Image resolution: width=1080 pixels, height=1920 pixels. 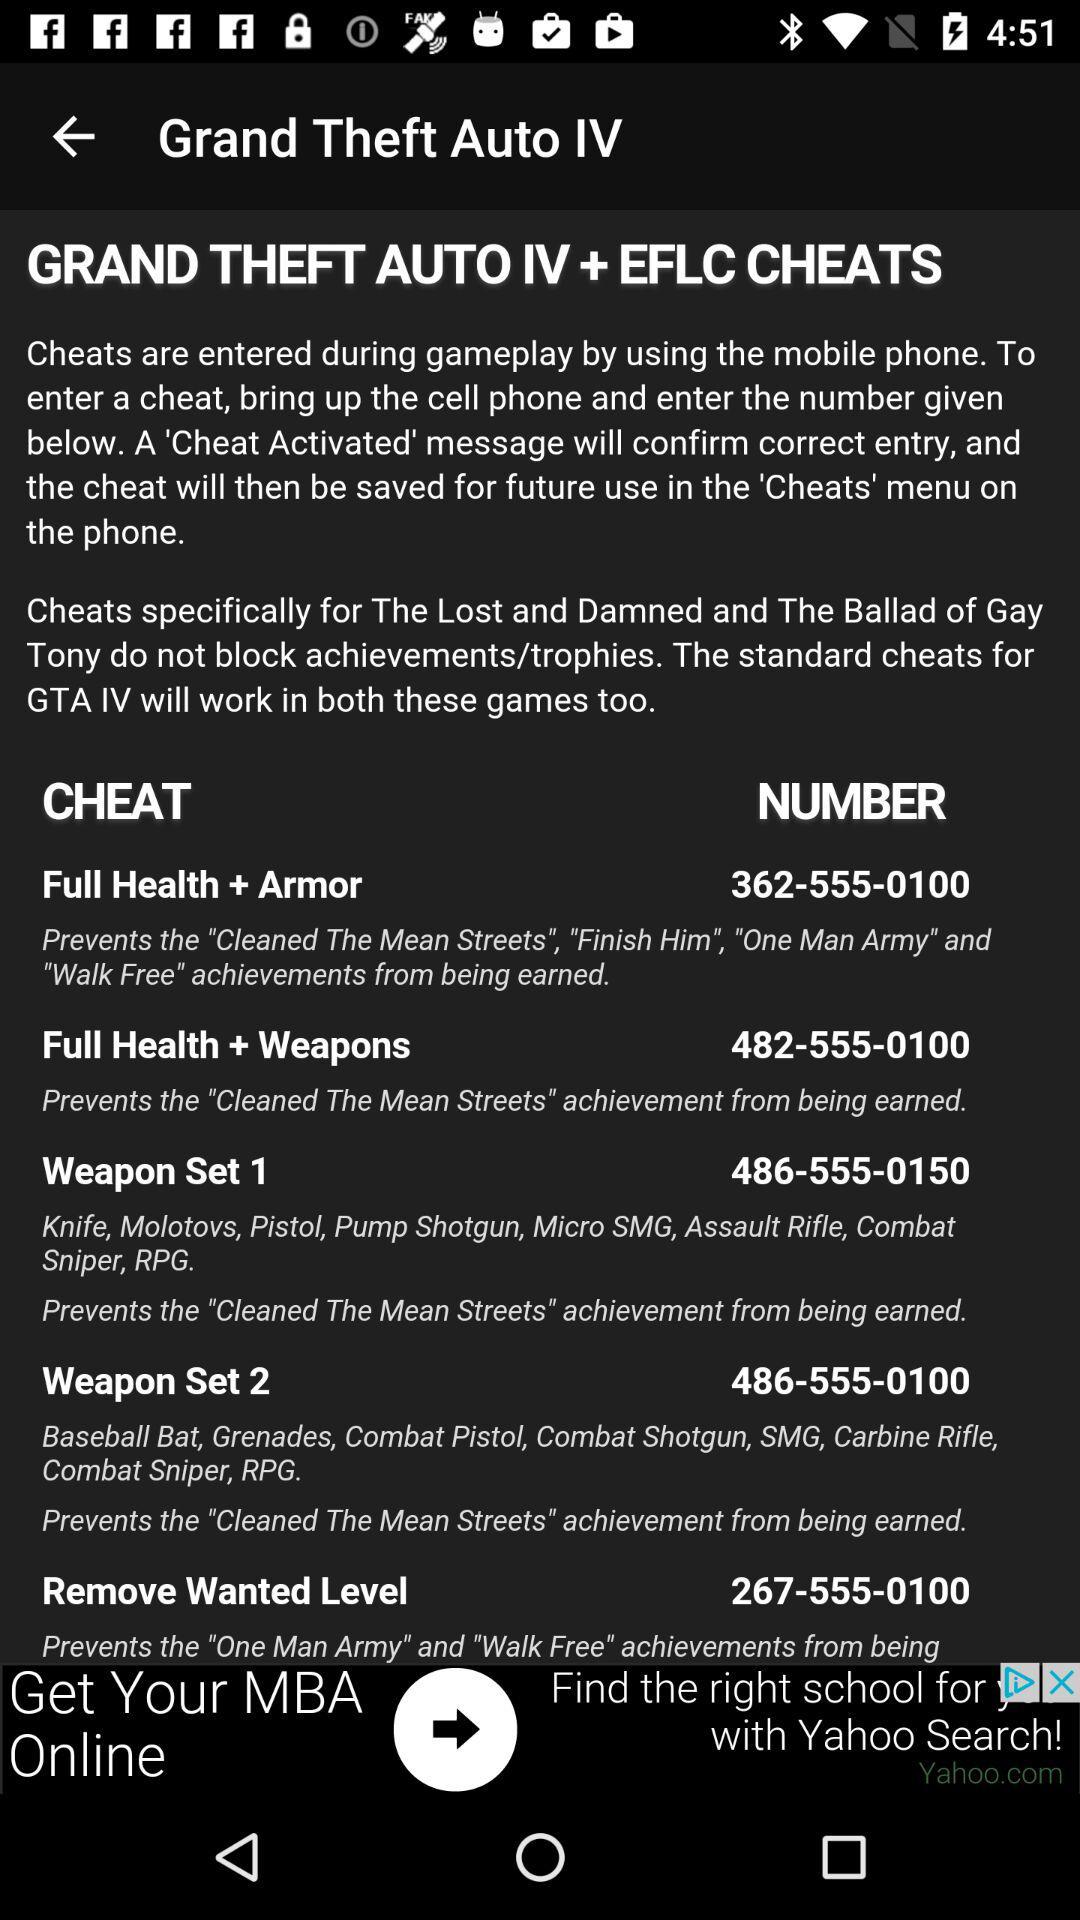 I want to click on tap advertisement, so click(x=540, y=1727).